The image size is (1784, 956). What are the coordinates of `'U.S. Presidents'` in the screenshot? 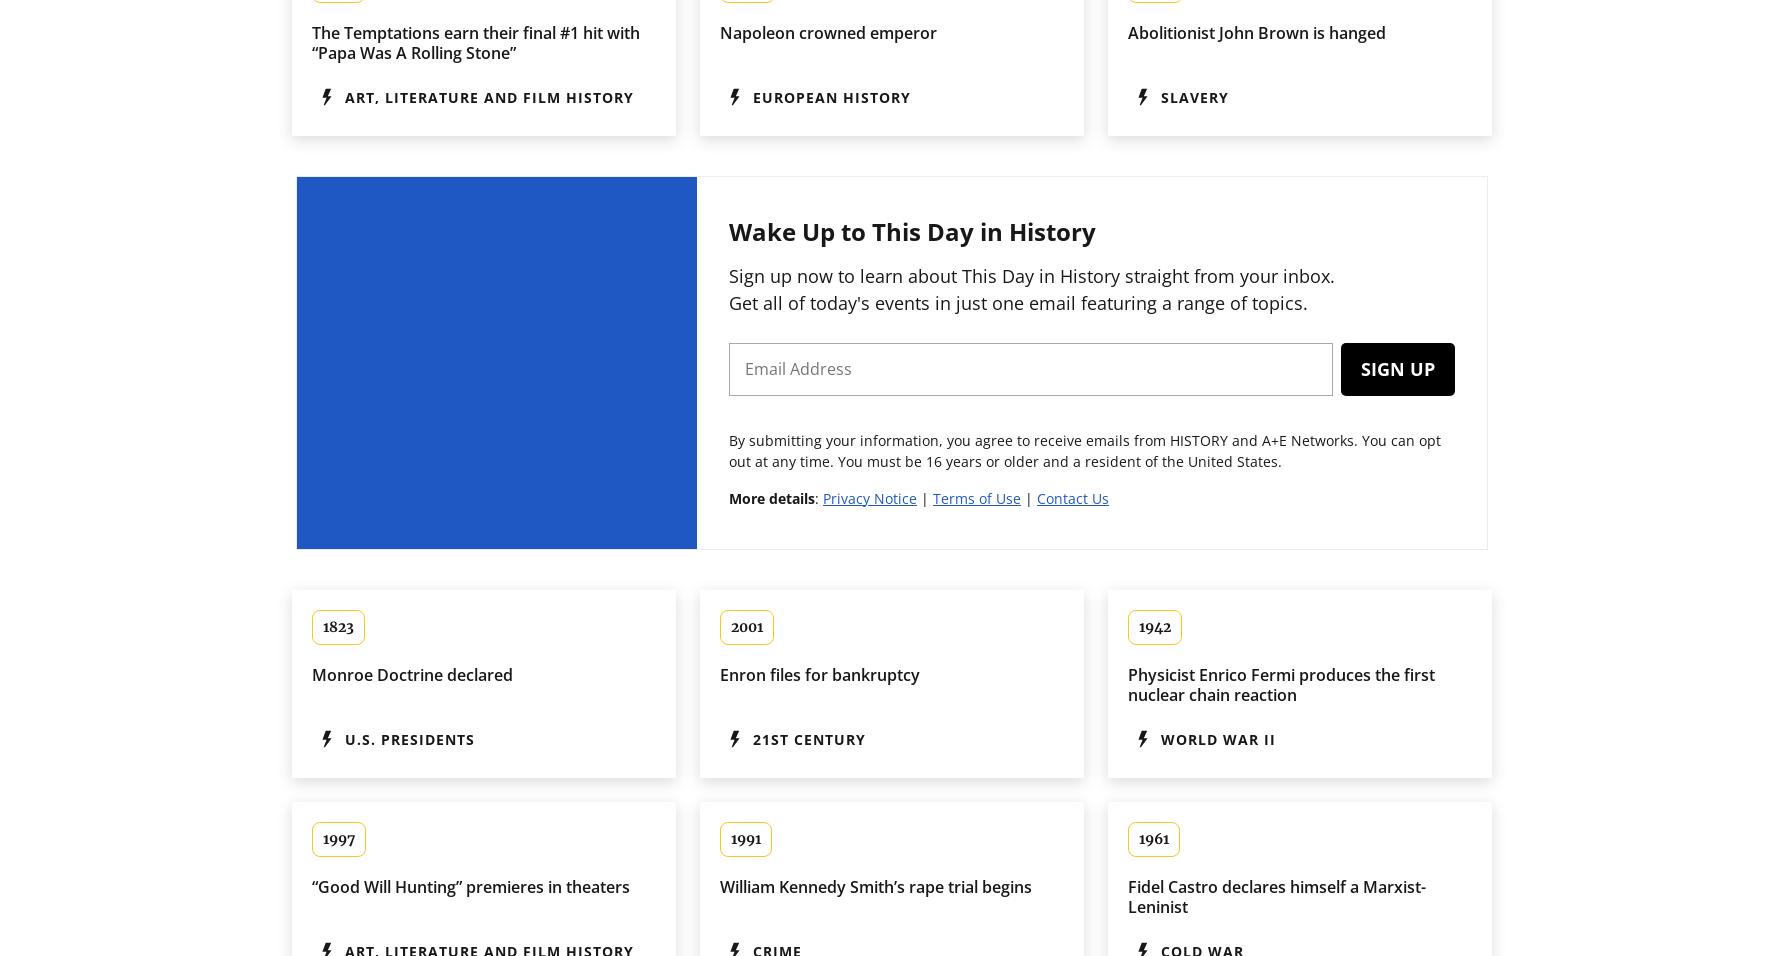 It's located at (408, 737).